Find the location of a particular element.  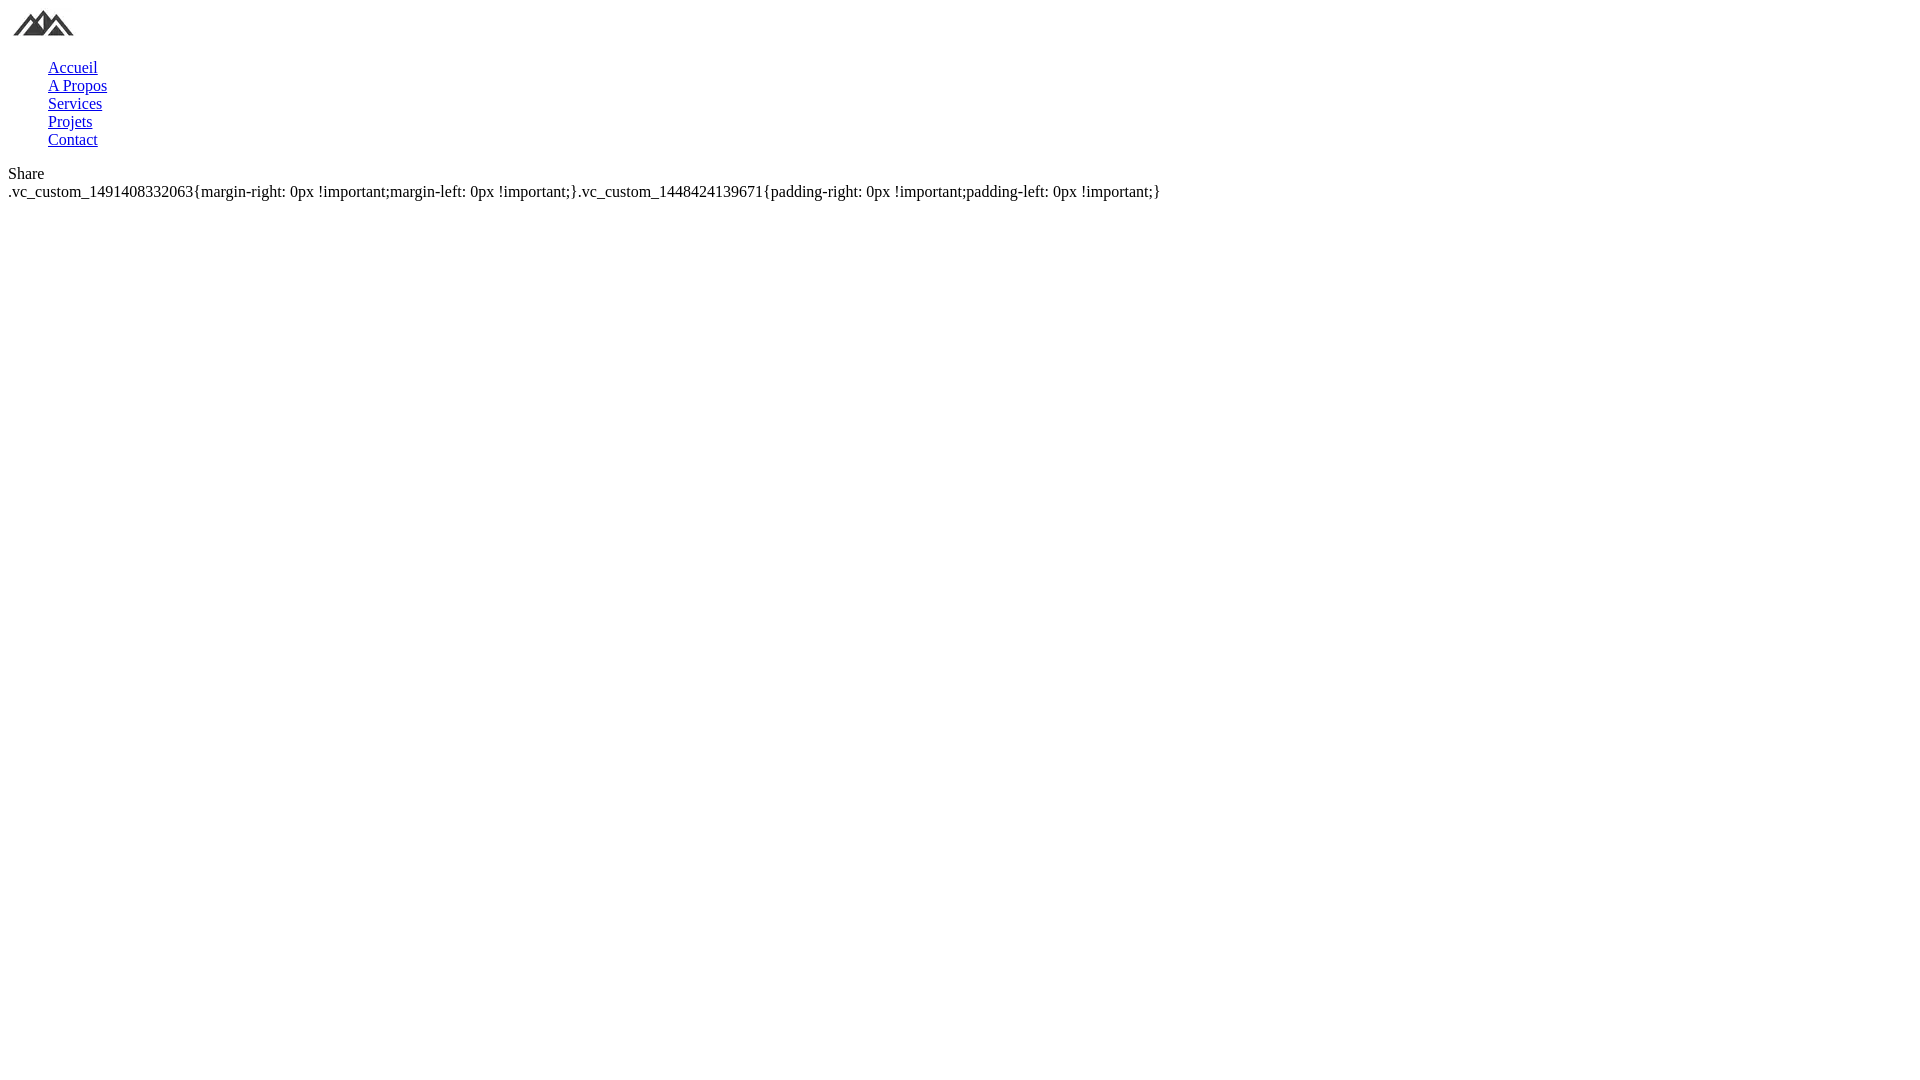

'Contact' is located at coordinates (72, 138).